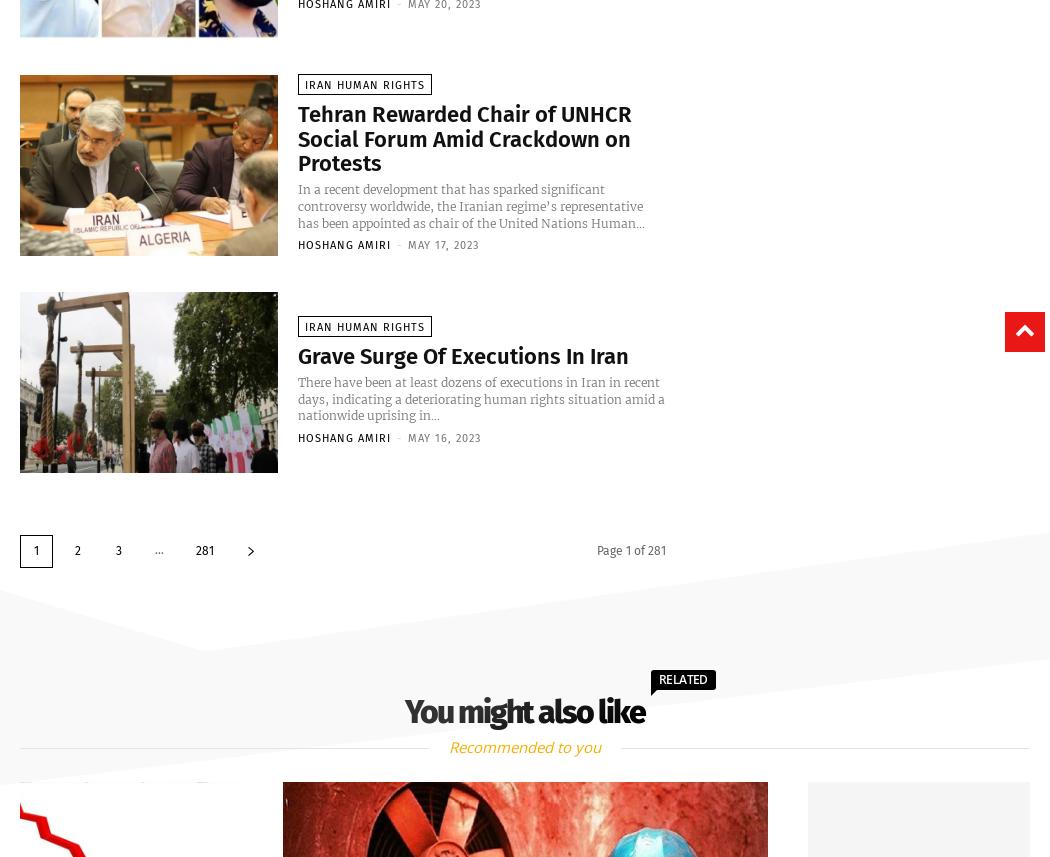 The height and width of the screenshot is (857, 1050). What do you see at coordinates (525, 710) in the screenshot?
I see `'You might also like'` at bounding box center [525, 710].